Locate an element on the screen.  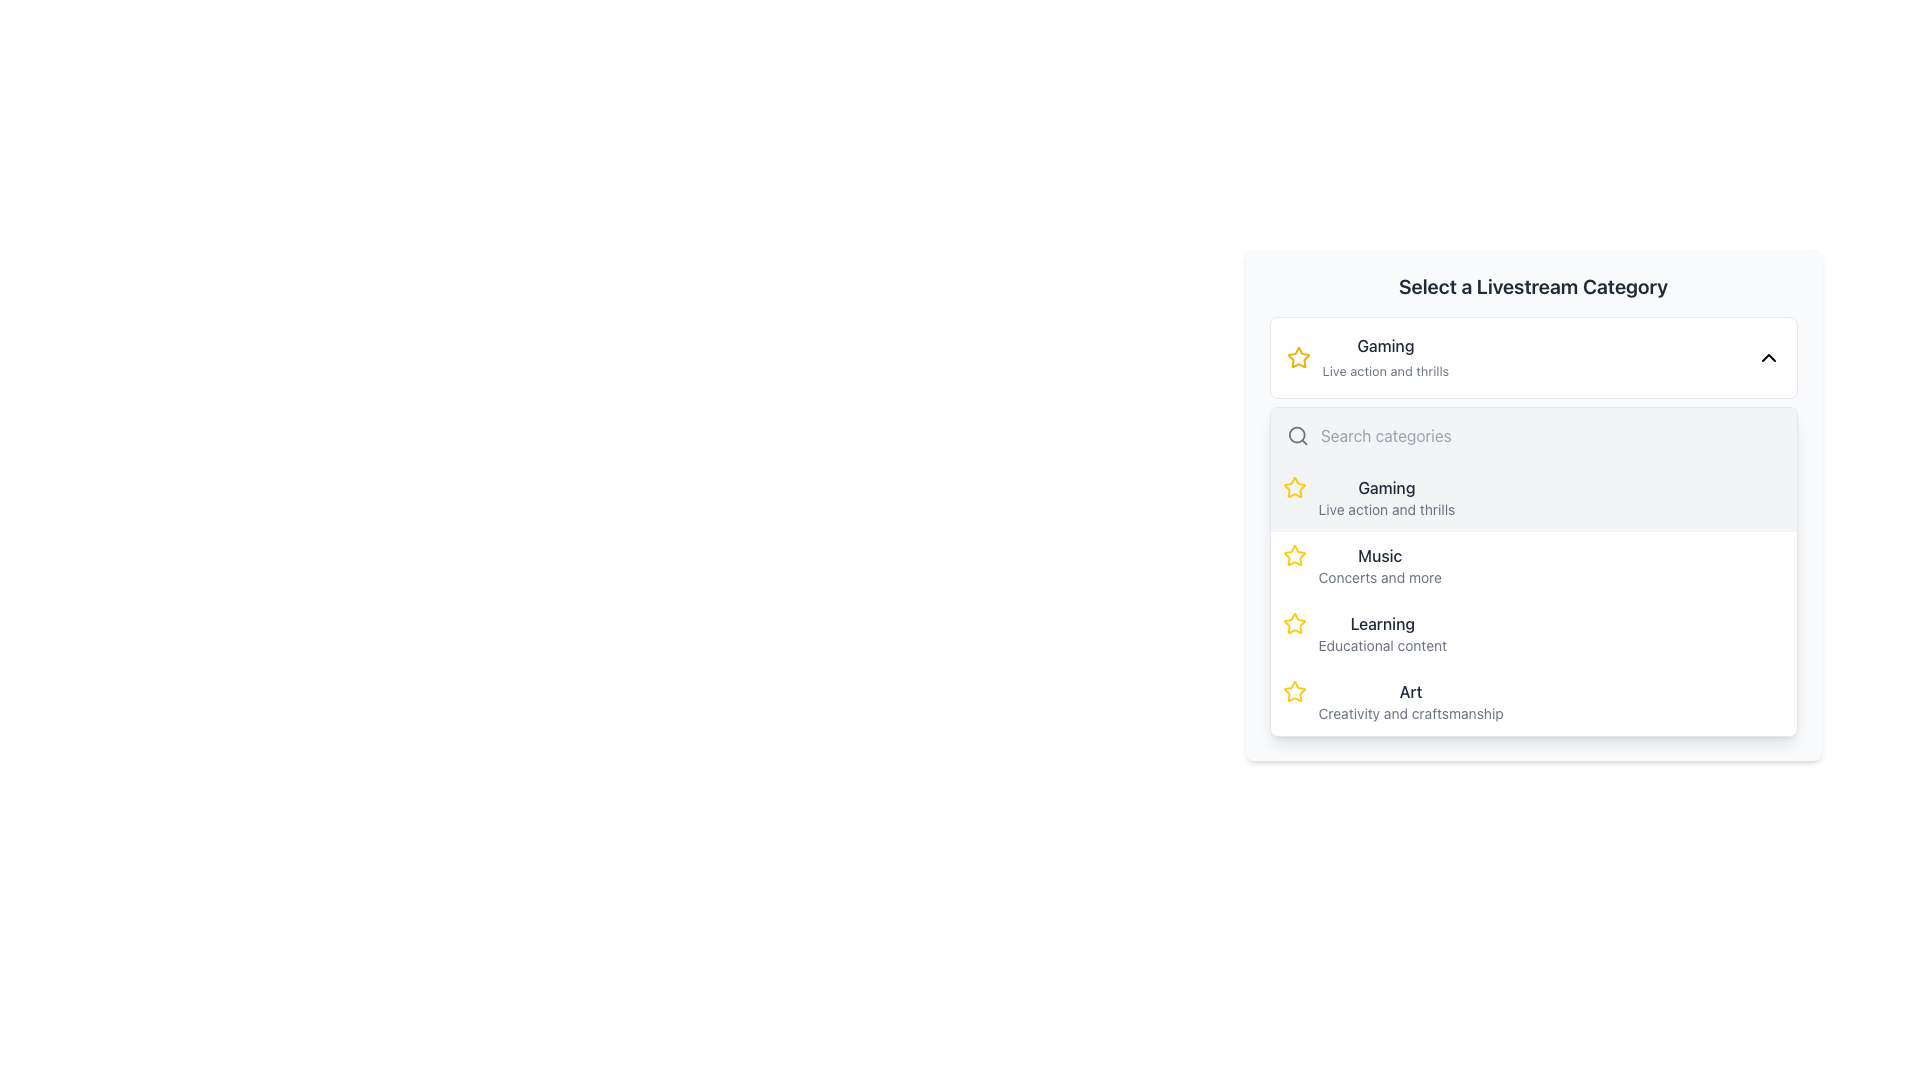
the header text label 'Select a Livestream Category' which is the topmost element in a card layout, centered horizontally at the top of the card is located at coordinates (1532, 286).